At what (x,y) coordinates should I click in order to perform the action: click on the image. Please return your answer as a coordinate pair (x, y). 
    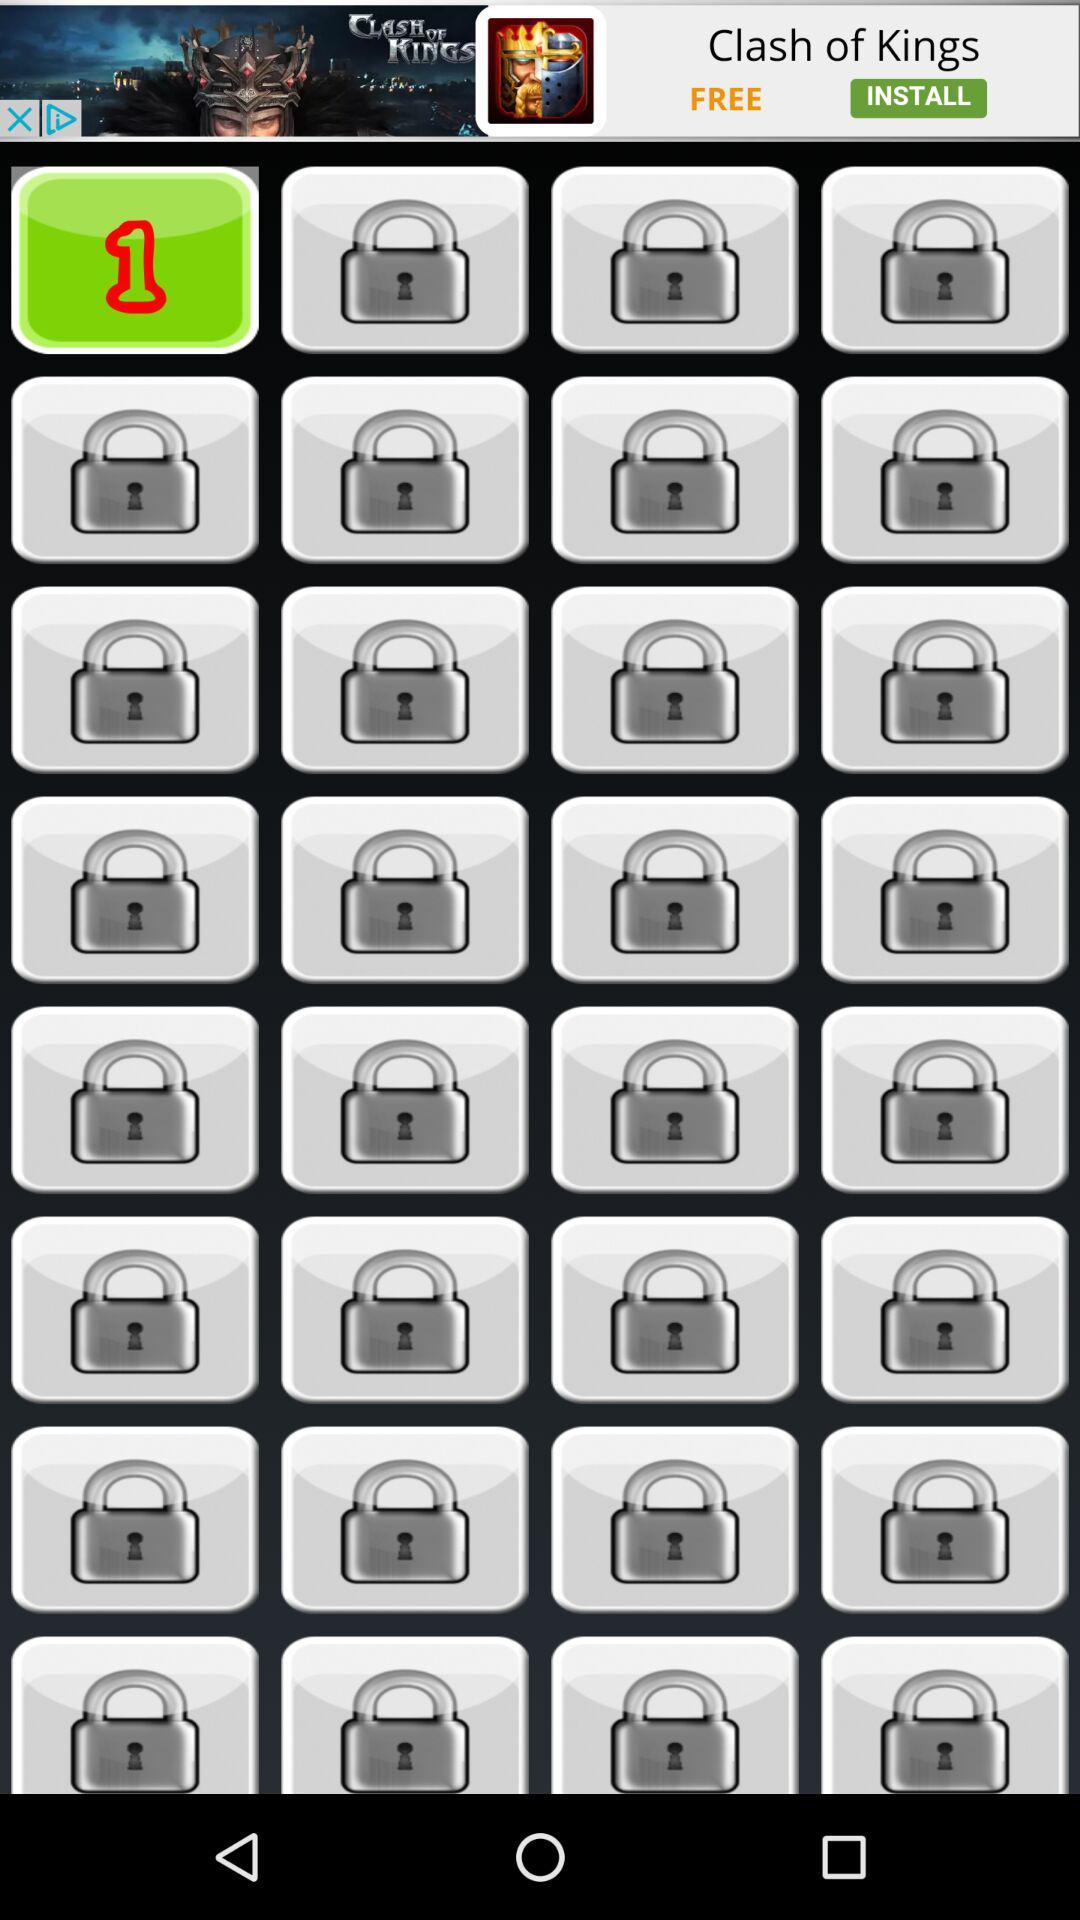
    Looking at the image, I should click on (945, 1099).